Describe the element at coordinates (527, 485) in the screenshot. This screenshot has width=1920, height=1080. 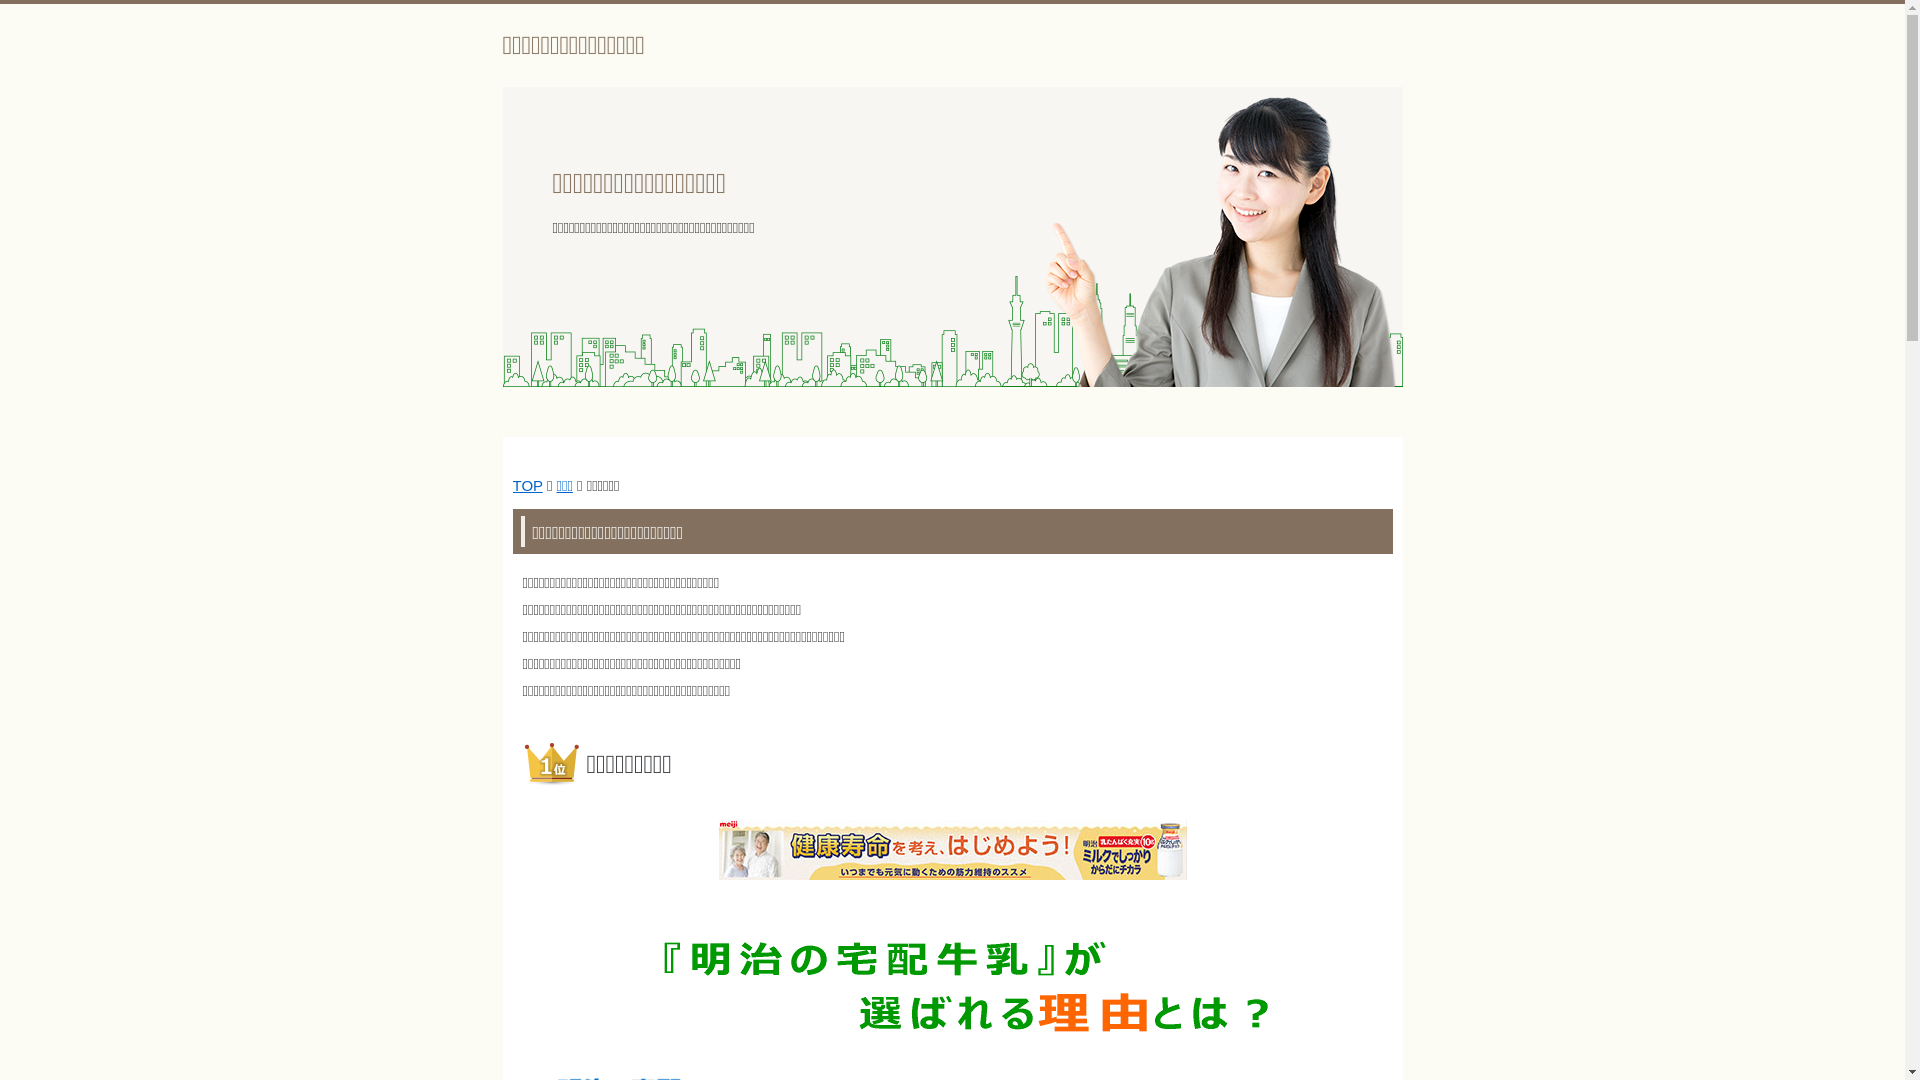
I see `'TOP'` at that location.